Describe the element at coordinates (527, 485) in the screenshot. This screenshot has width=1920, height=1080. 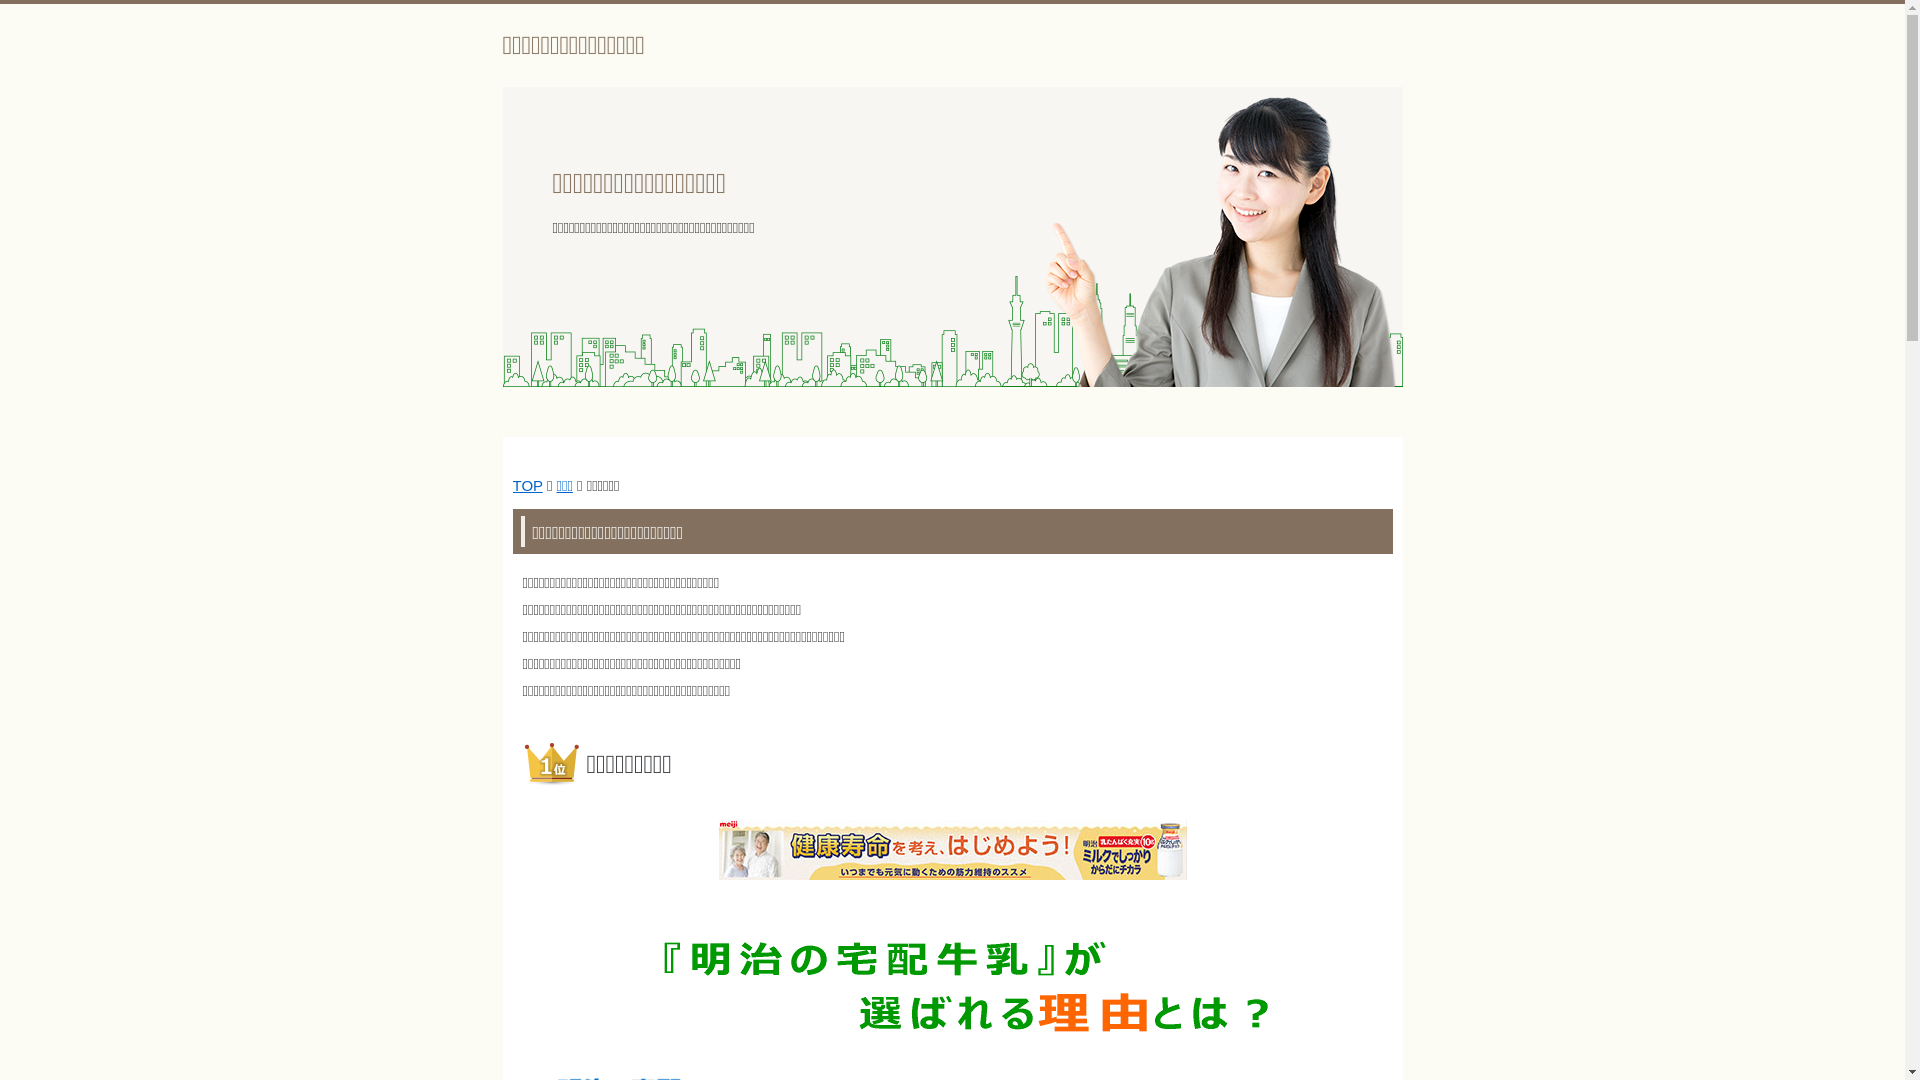
I see `'TOP'` at that location.